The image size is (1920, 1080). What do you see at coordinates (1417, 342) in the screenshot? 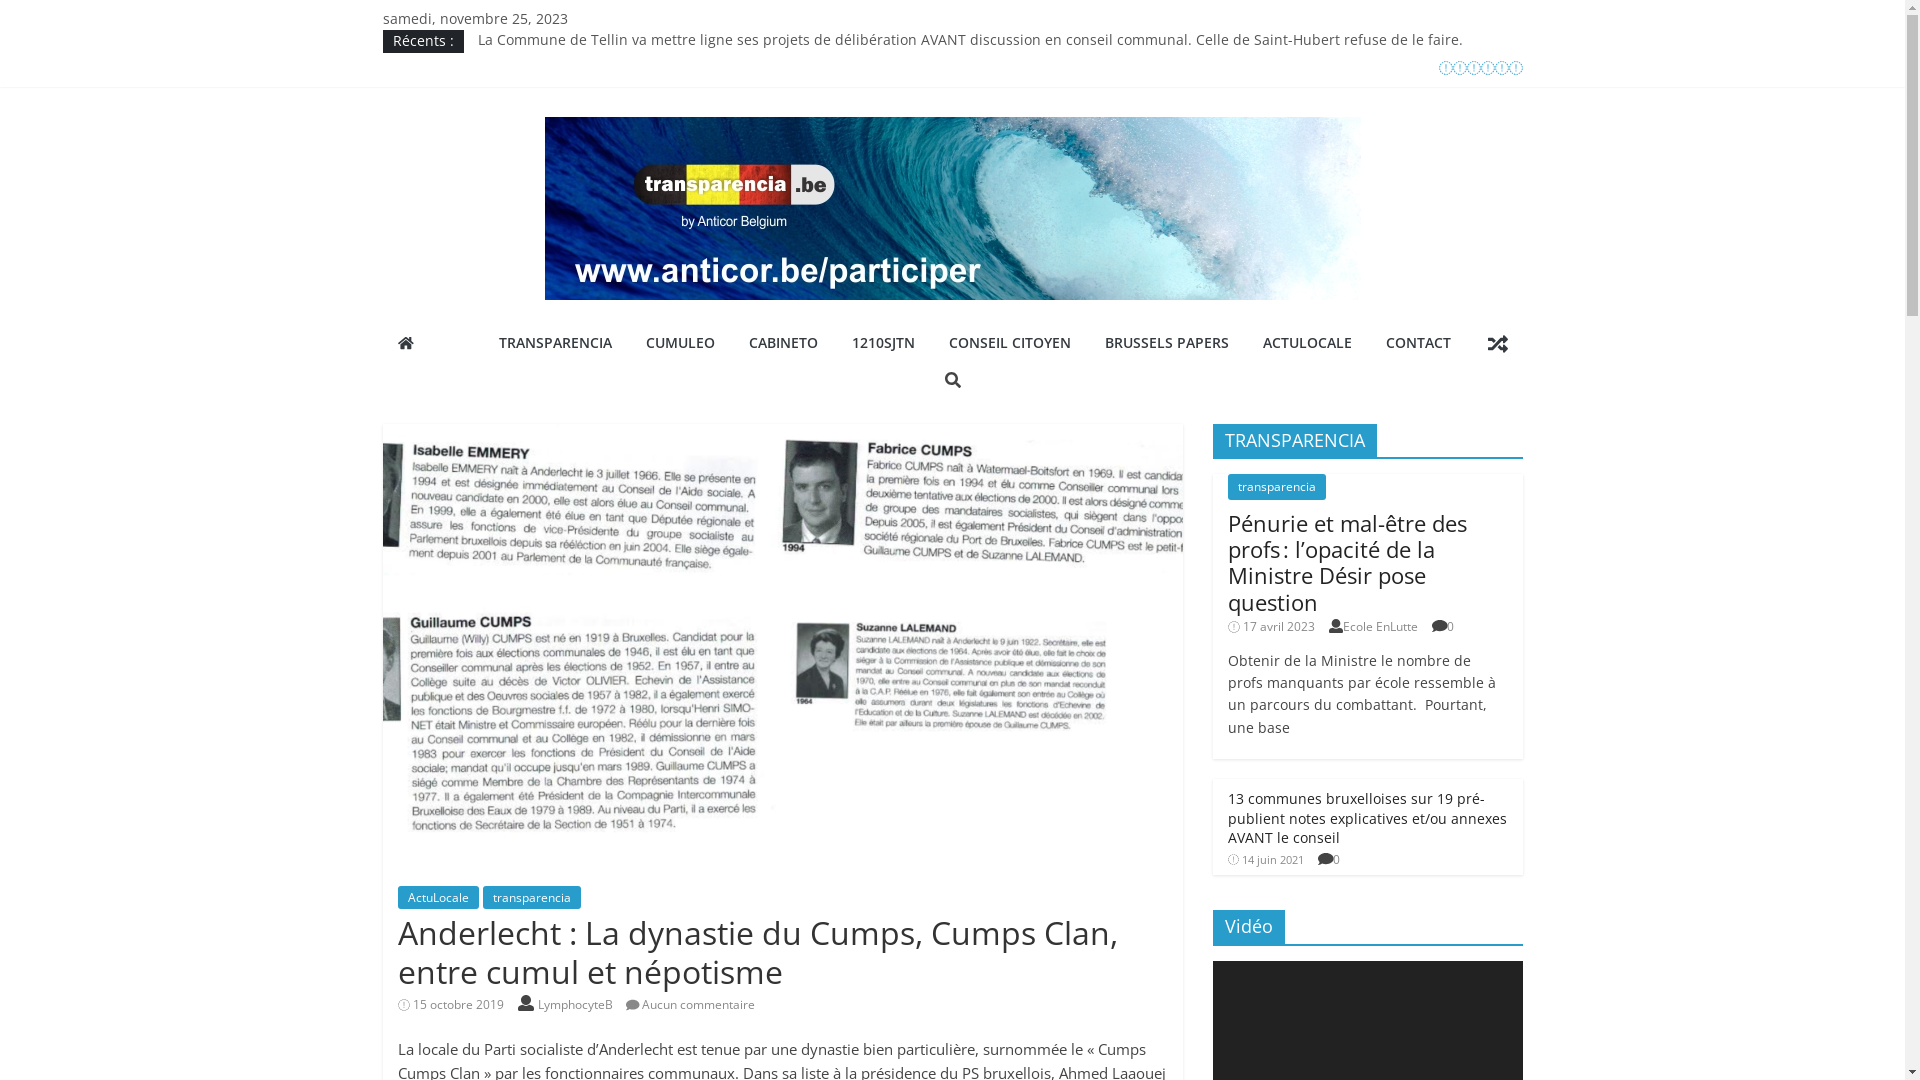
I see `'CONTACT'` at bounding box center [1417, 342].